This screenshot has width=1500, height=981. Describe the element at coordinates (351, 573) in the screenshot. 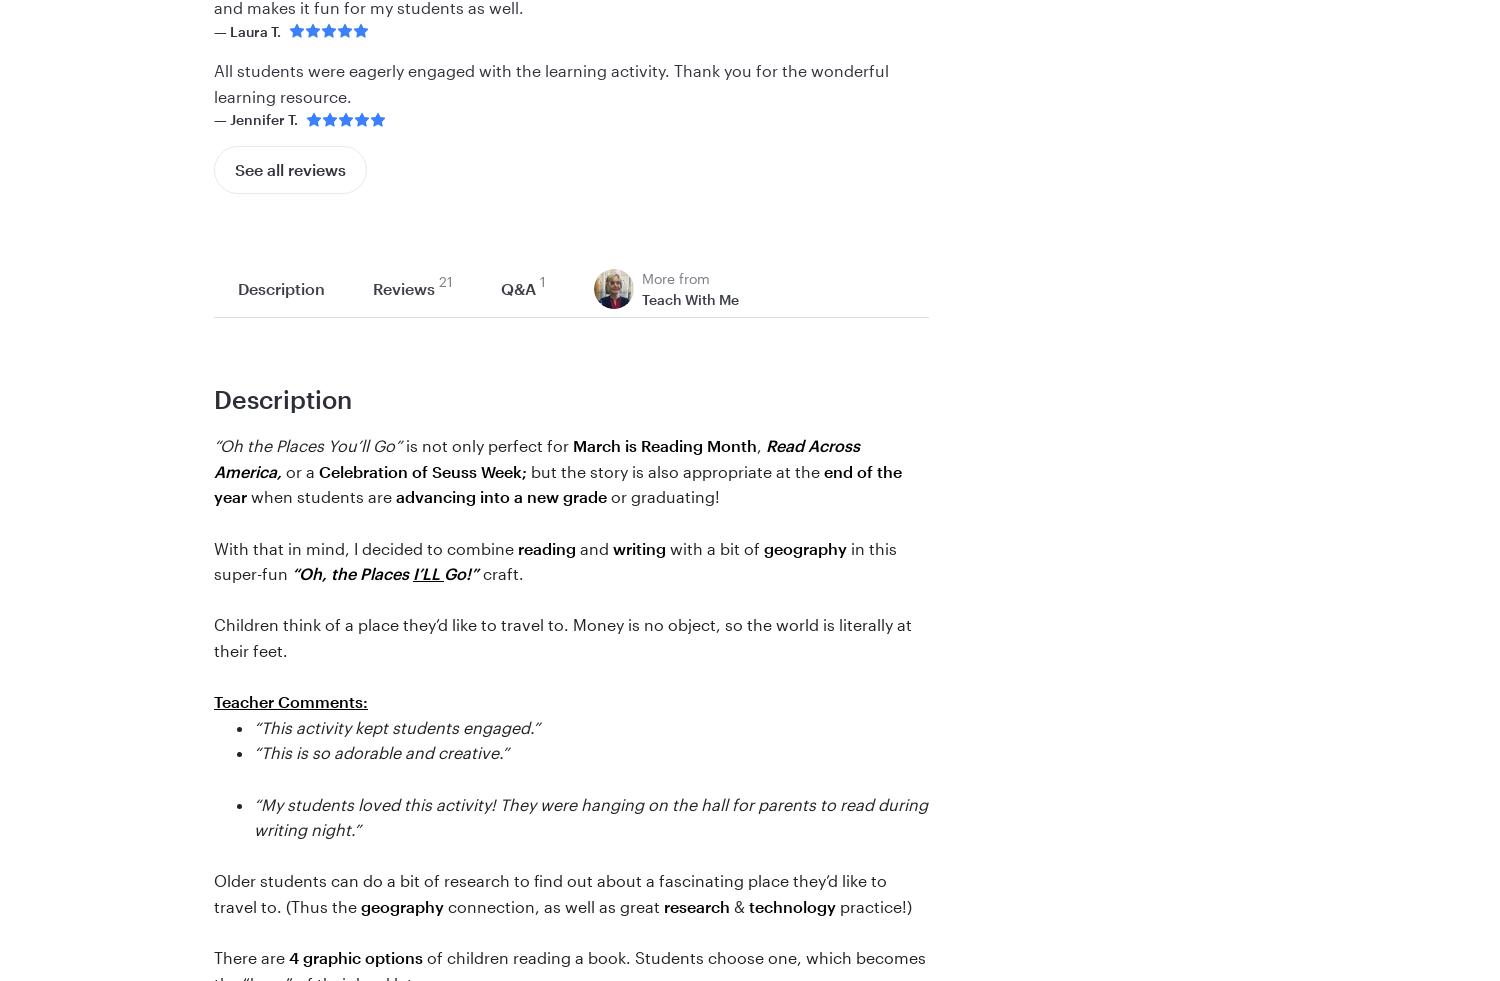

I see `'“Oh, the Places'` at that location.